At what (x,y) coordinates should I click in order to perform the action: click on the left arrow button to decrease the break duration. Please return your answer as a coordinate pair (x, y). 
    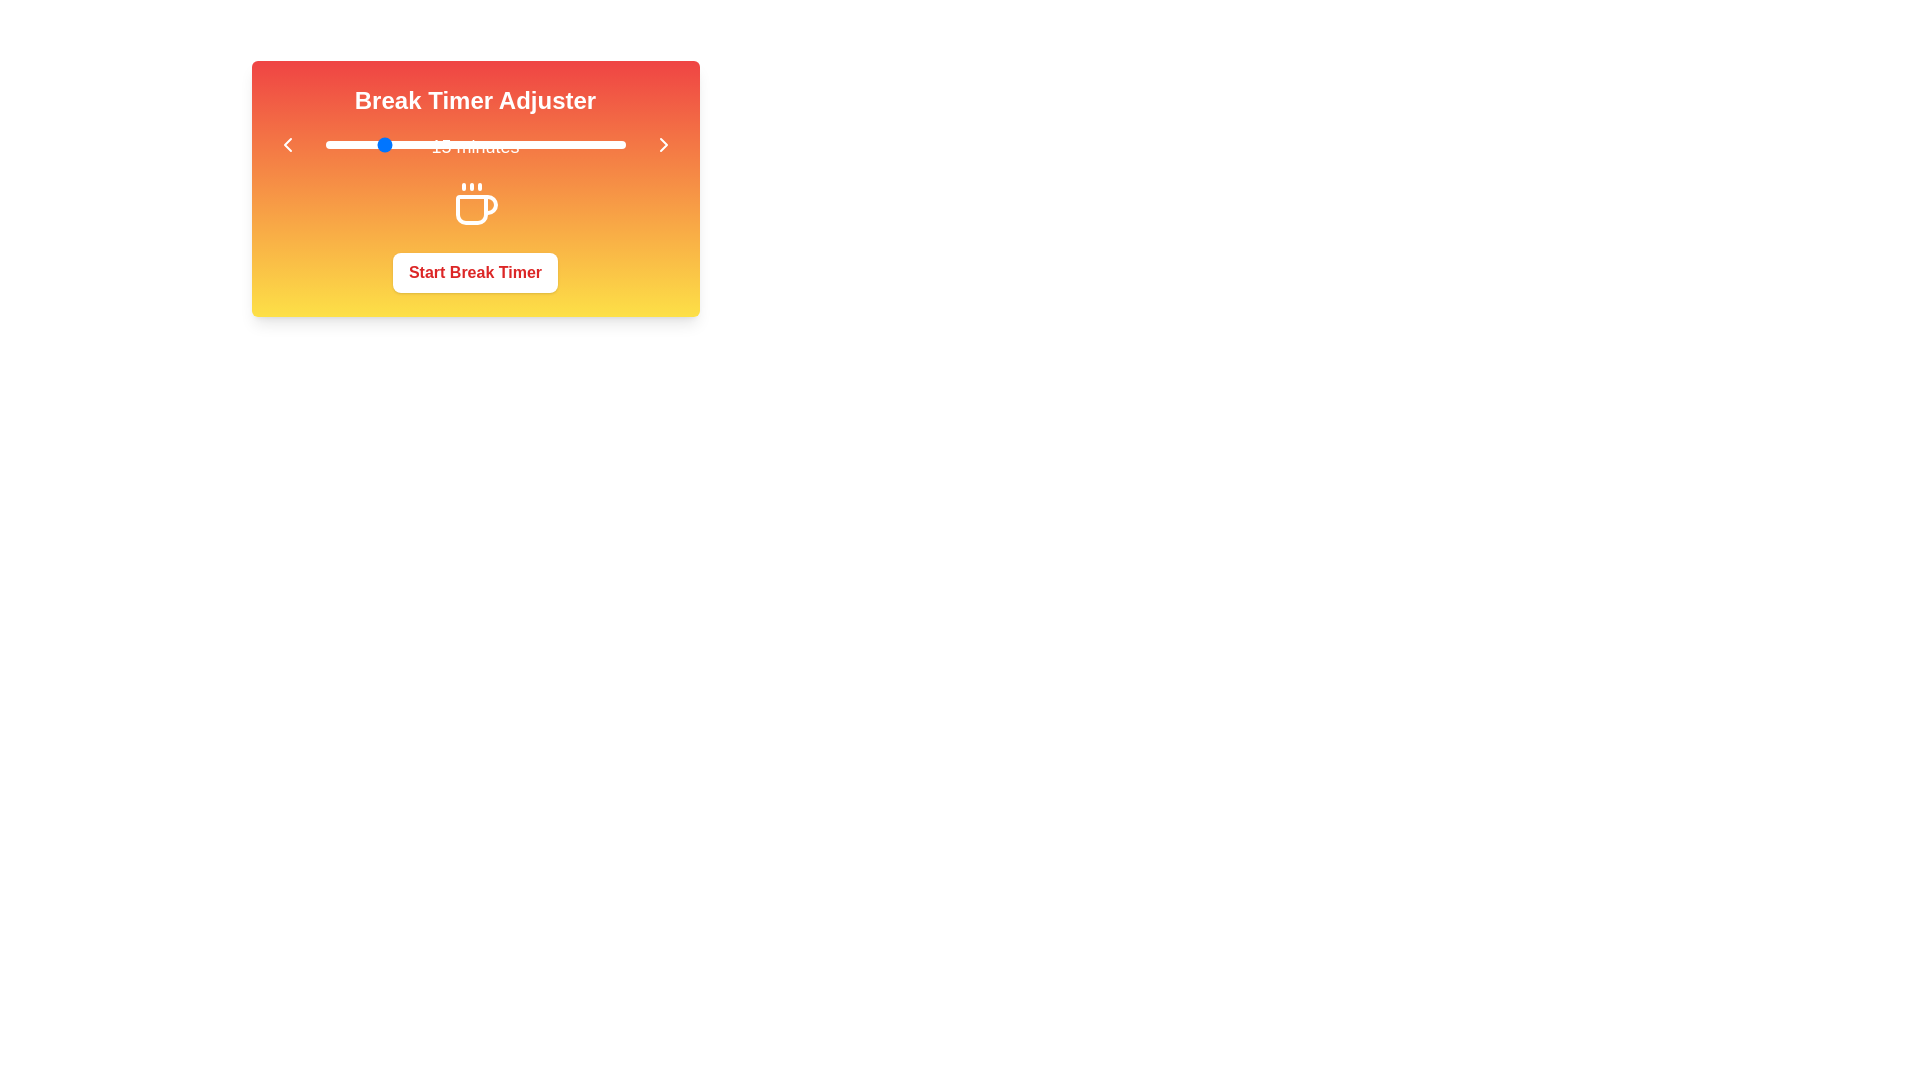
    Looking at the image, I should click on (286, 144).